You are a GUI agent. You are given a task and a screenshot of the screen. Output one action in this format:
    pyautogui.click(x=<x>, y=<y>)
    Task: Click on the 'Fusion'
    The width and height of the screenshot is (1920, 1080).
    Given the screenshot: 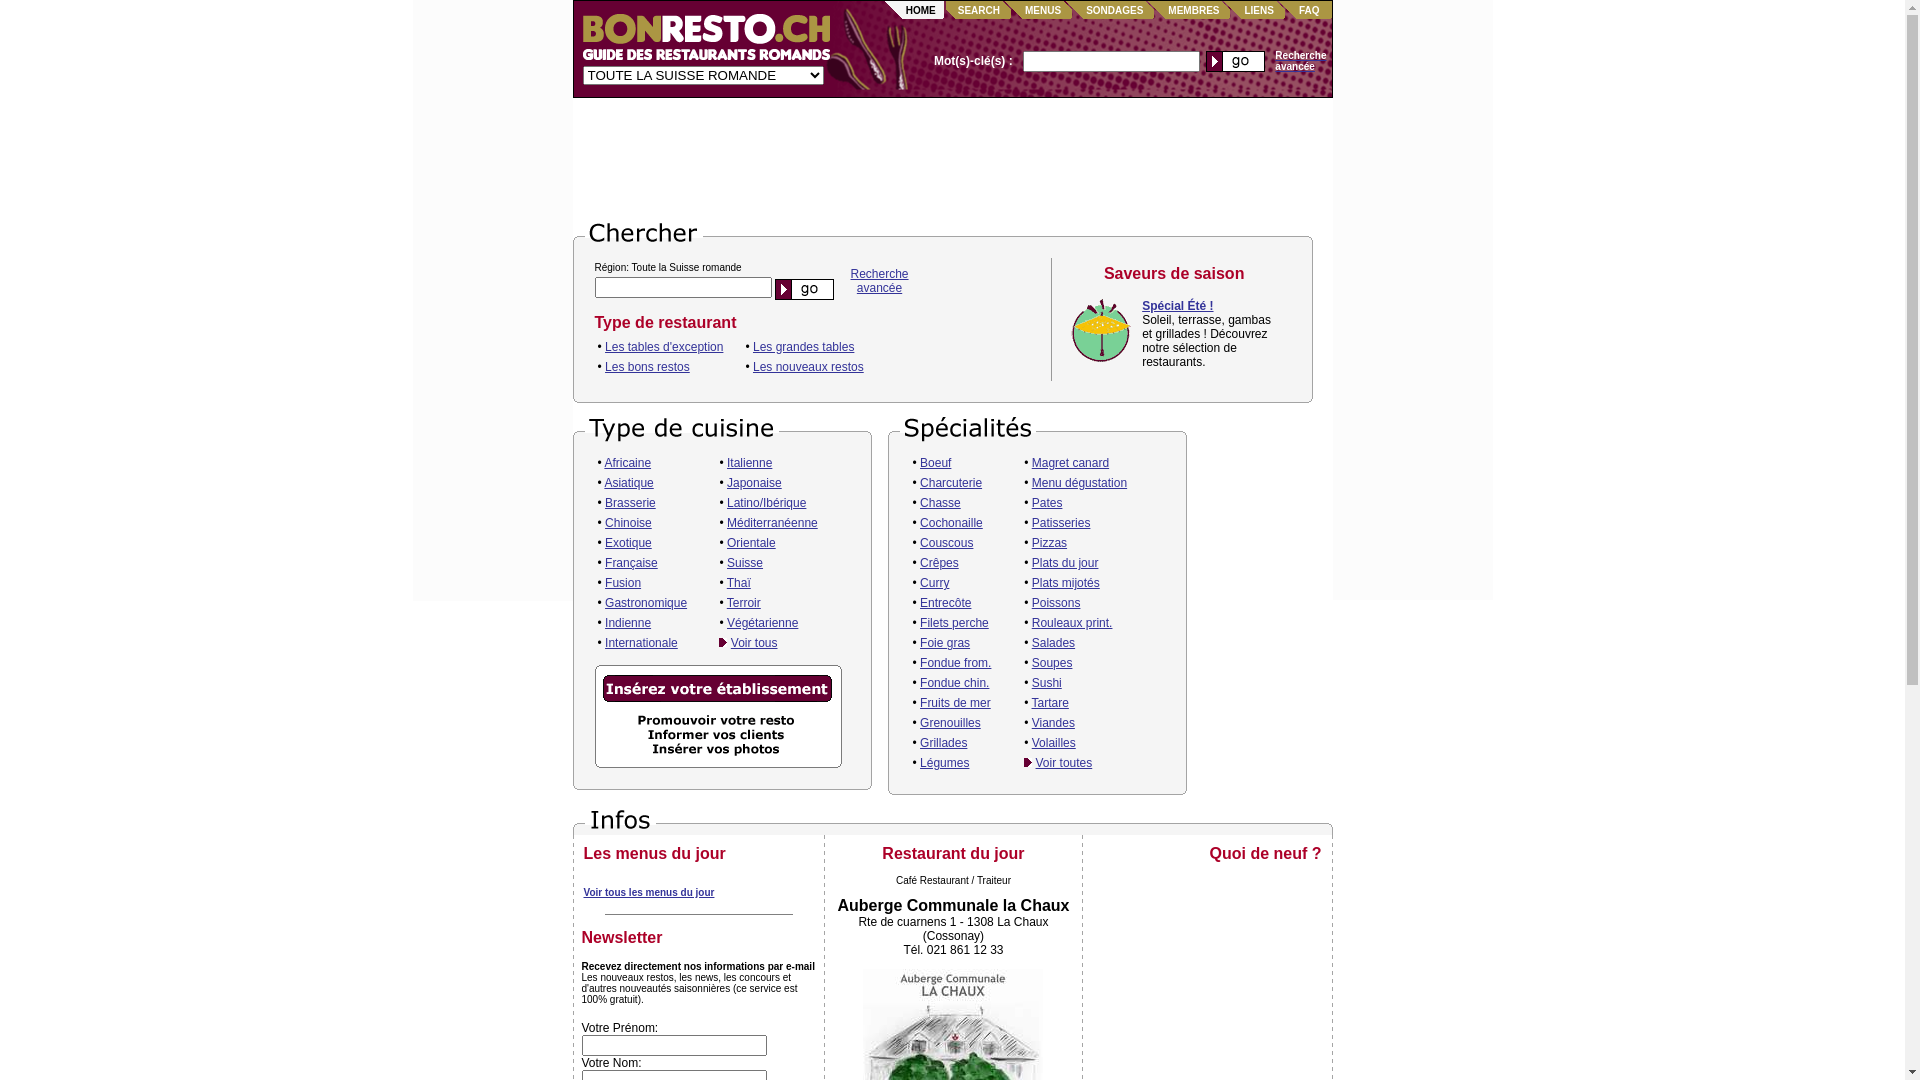 What is the action you would take?
    pyautogui.click(x=622, y=582)
    